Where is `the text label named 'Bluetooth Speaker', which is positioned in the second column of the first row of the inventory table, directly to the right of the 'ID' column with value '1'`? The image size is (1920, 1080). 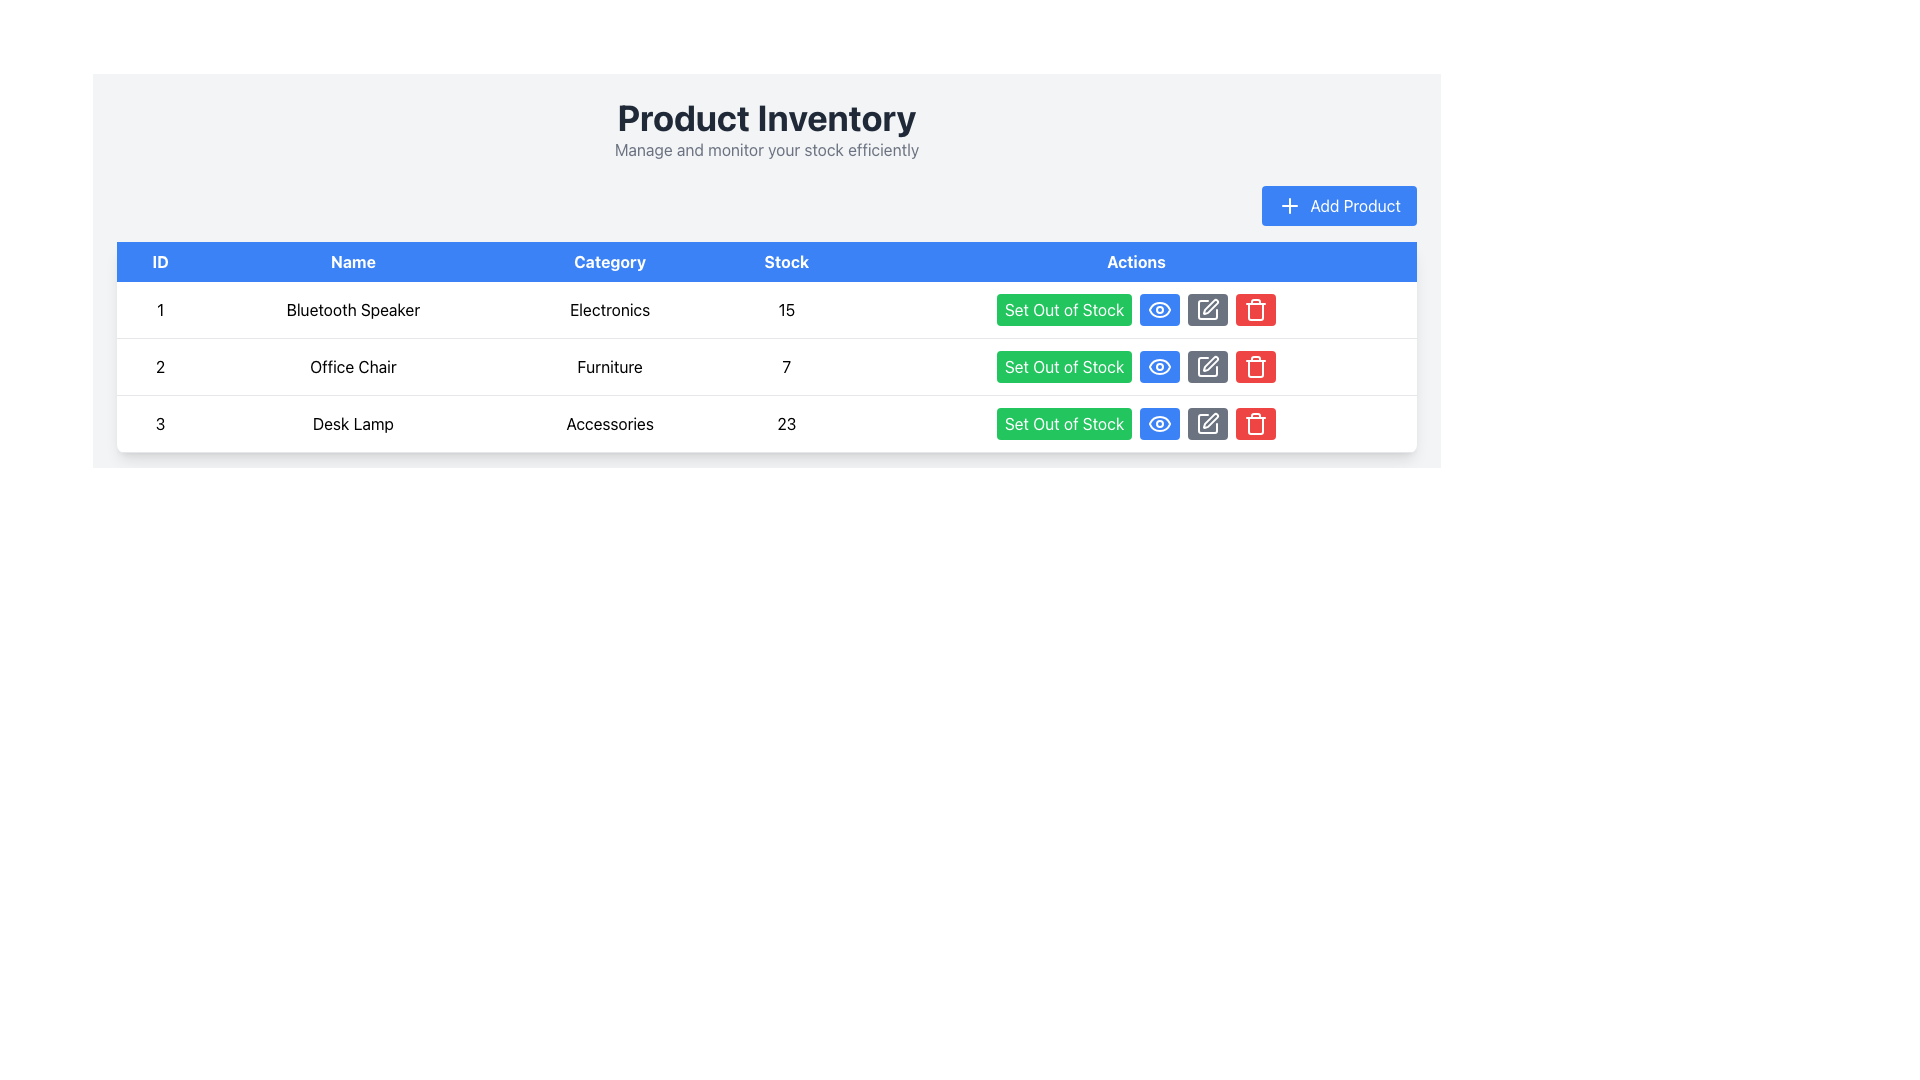 the text label named 'Bluetooth Speaker', which is positioned in the second column of the first row of the inventory table, directly to the right of the 'ID' column with value '1' is located at coordinates (353, 310).